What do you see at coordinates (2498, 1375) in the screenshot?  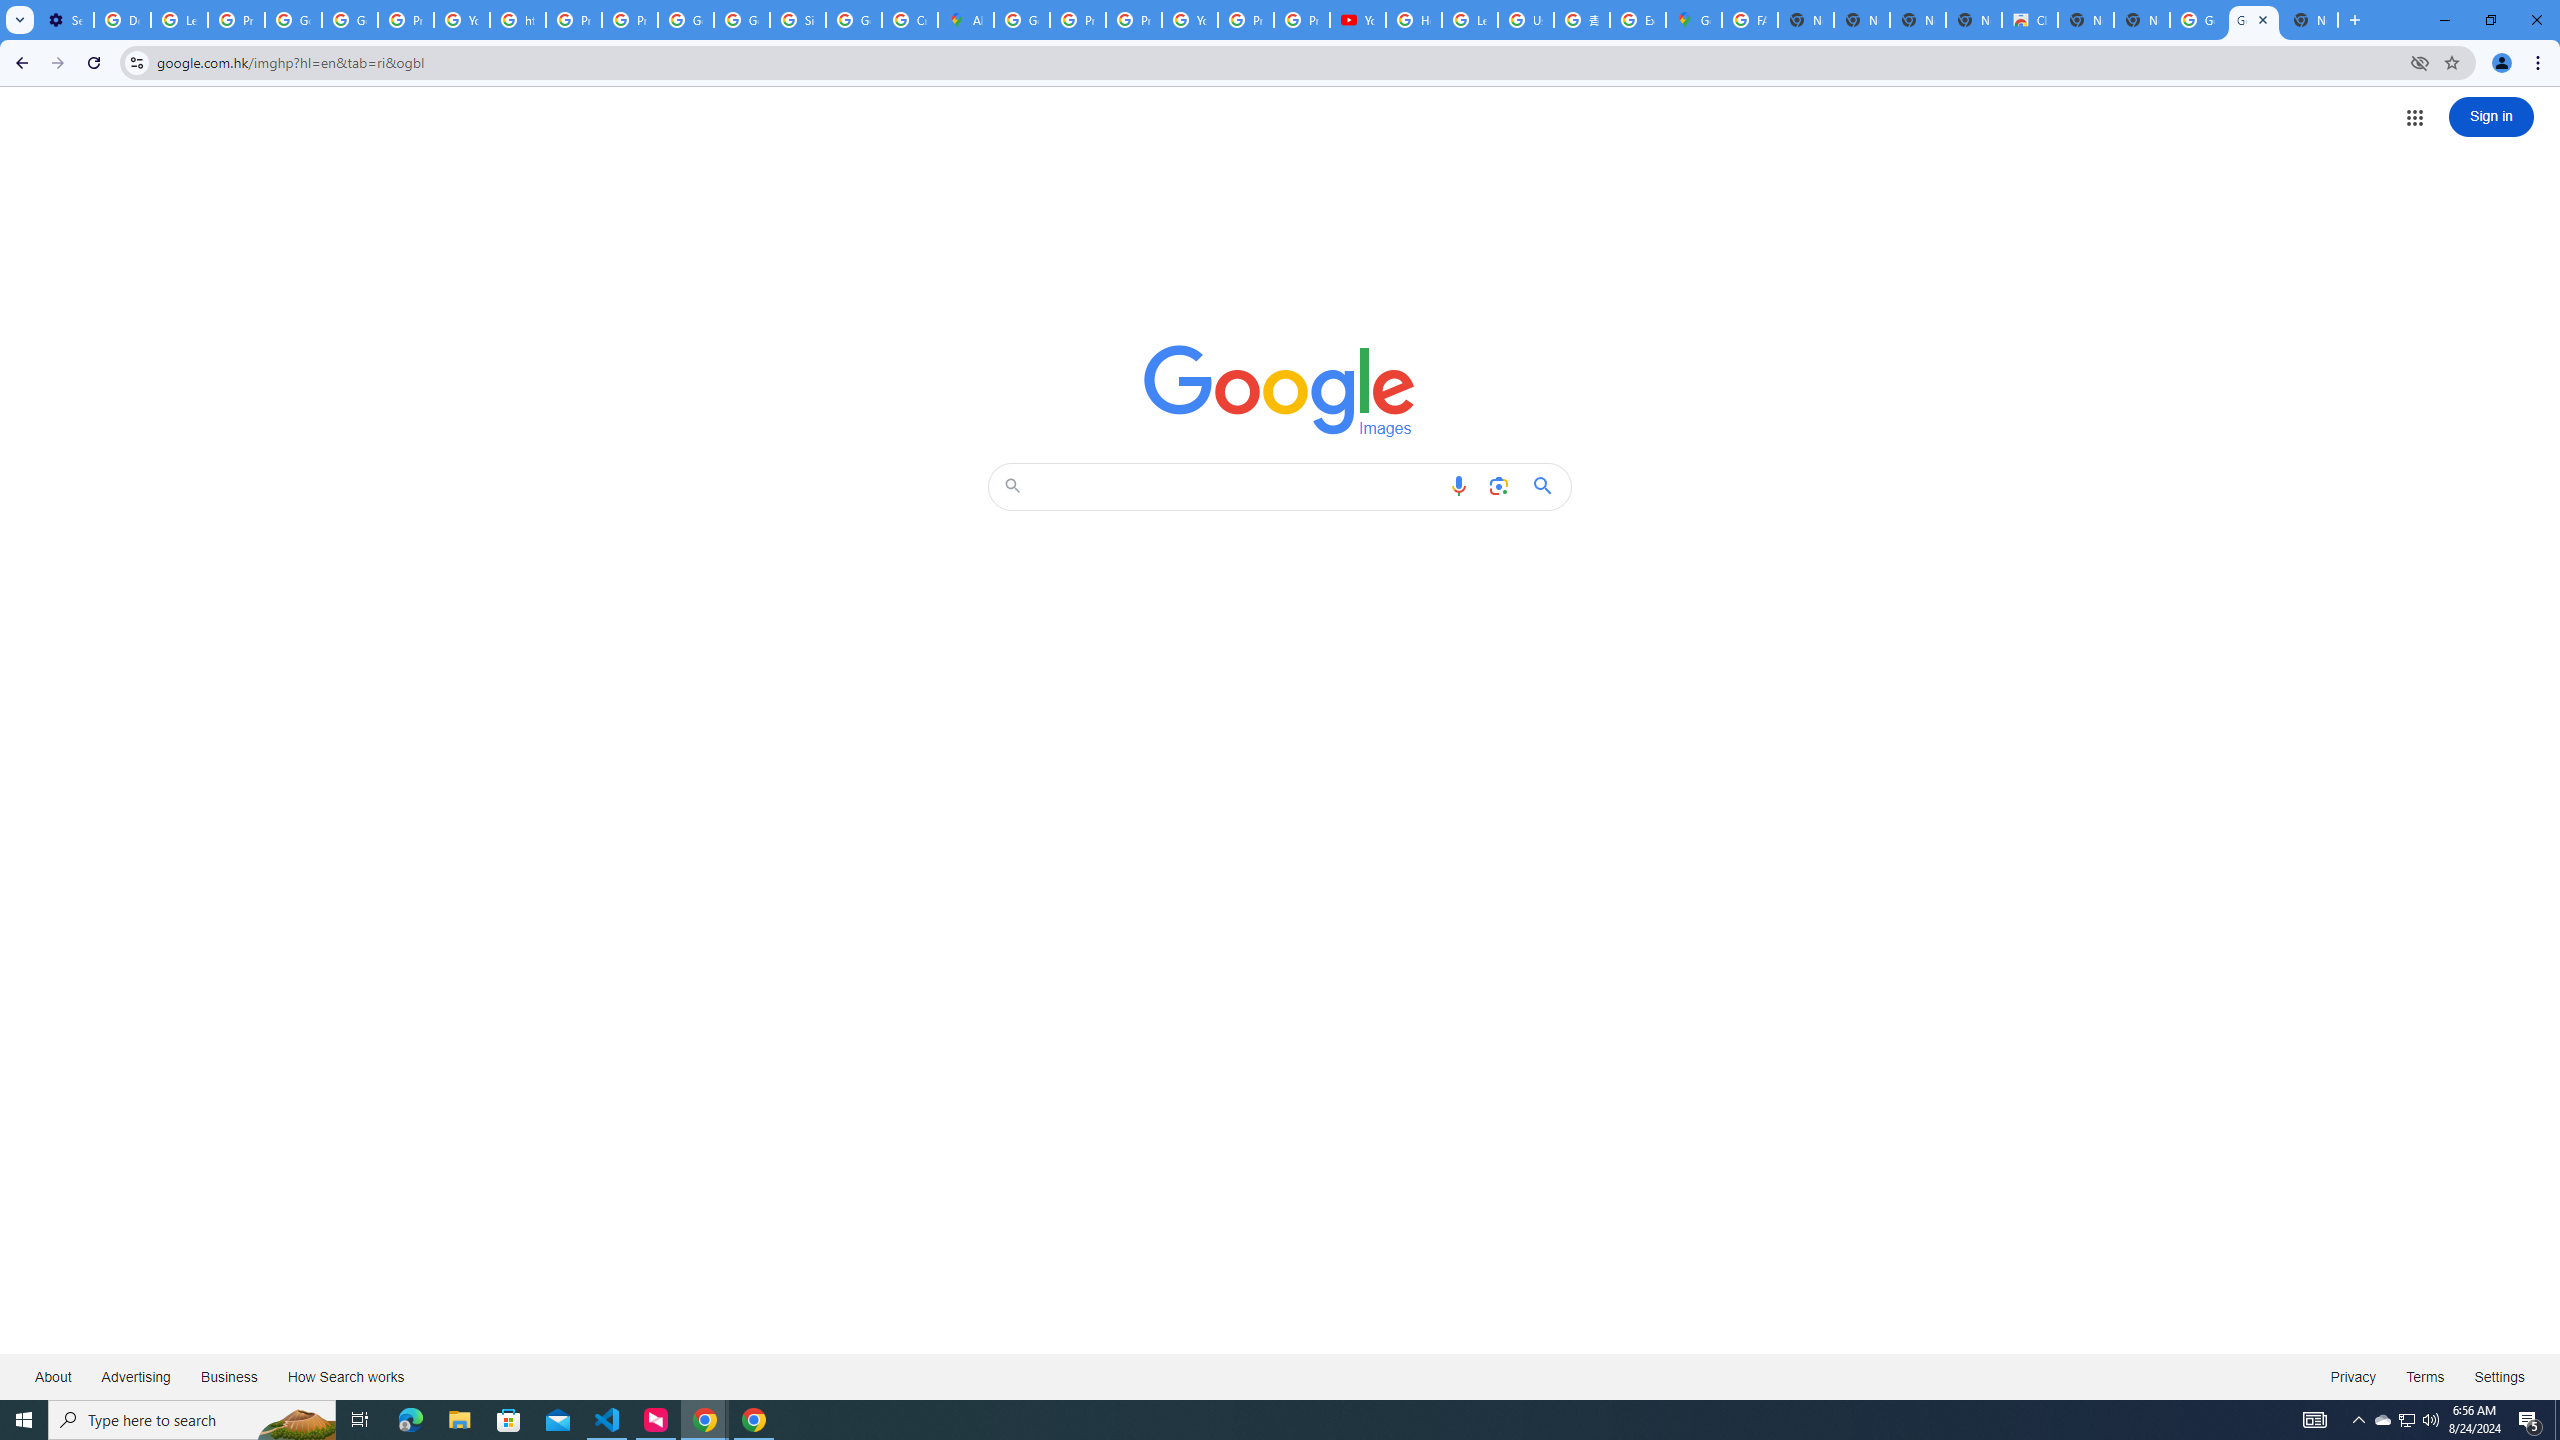 I see `'Settings'` at bounding box center [2498, 1375].